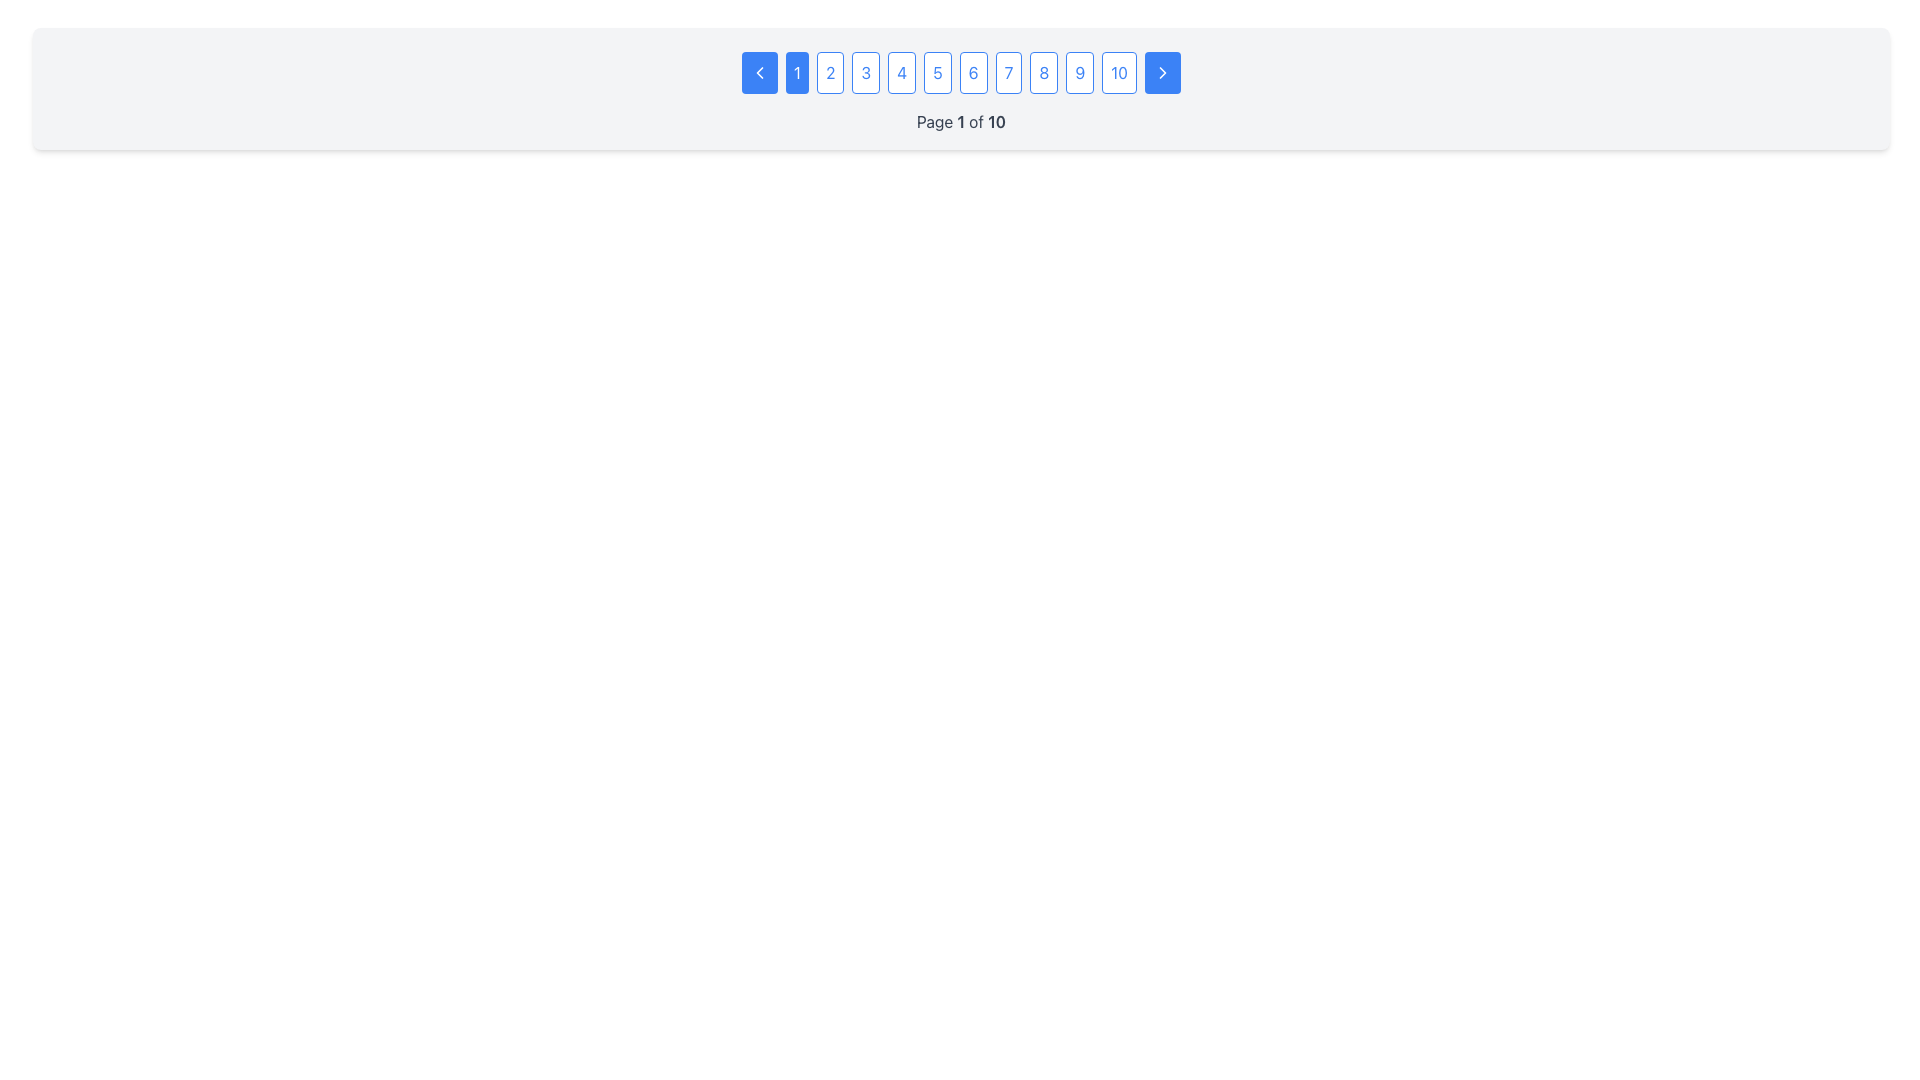  What do you see at coordinates (1008, 72) in the screenshot?
I see `the navigation button that changes to page '7'` at bounding box center [1008, 72].